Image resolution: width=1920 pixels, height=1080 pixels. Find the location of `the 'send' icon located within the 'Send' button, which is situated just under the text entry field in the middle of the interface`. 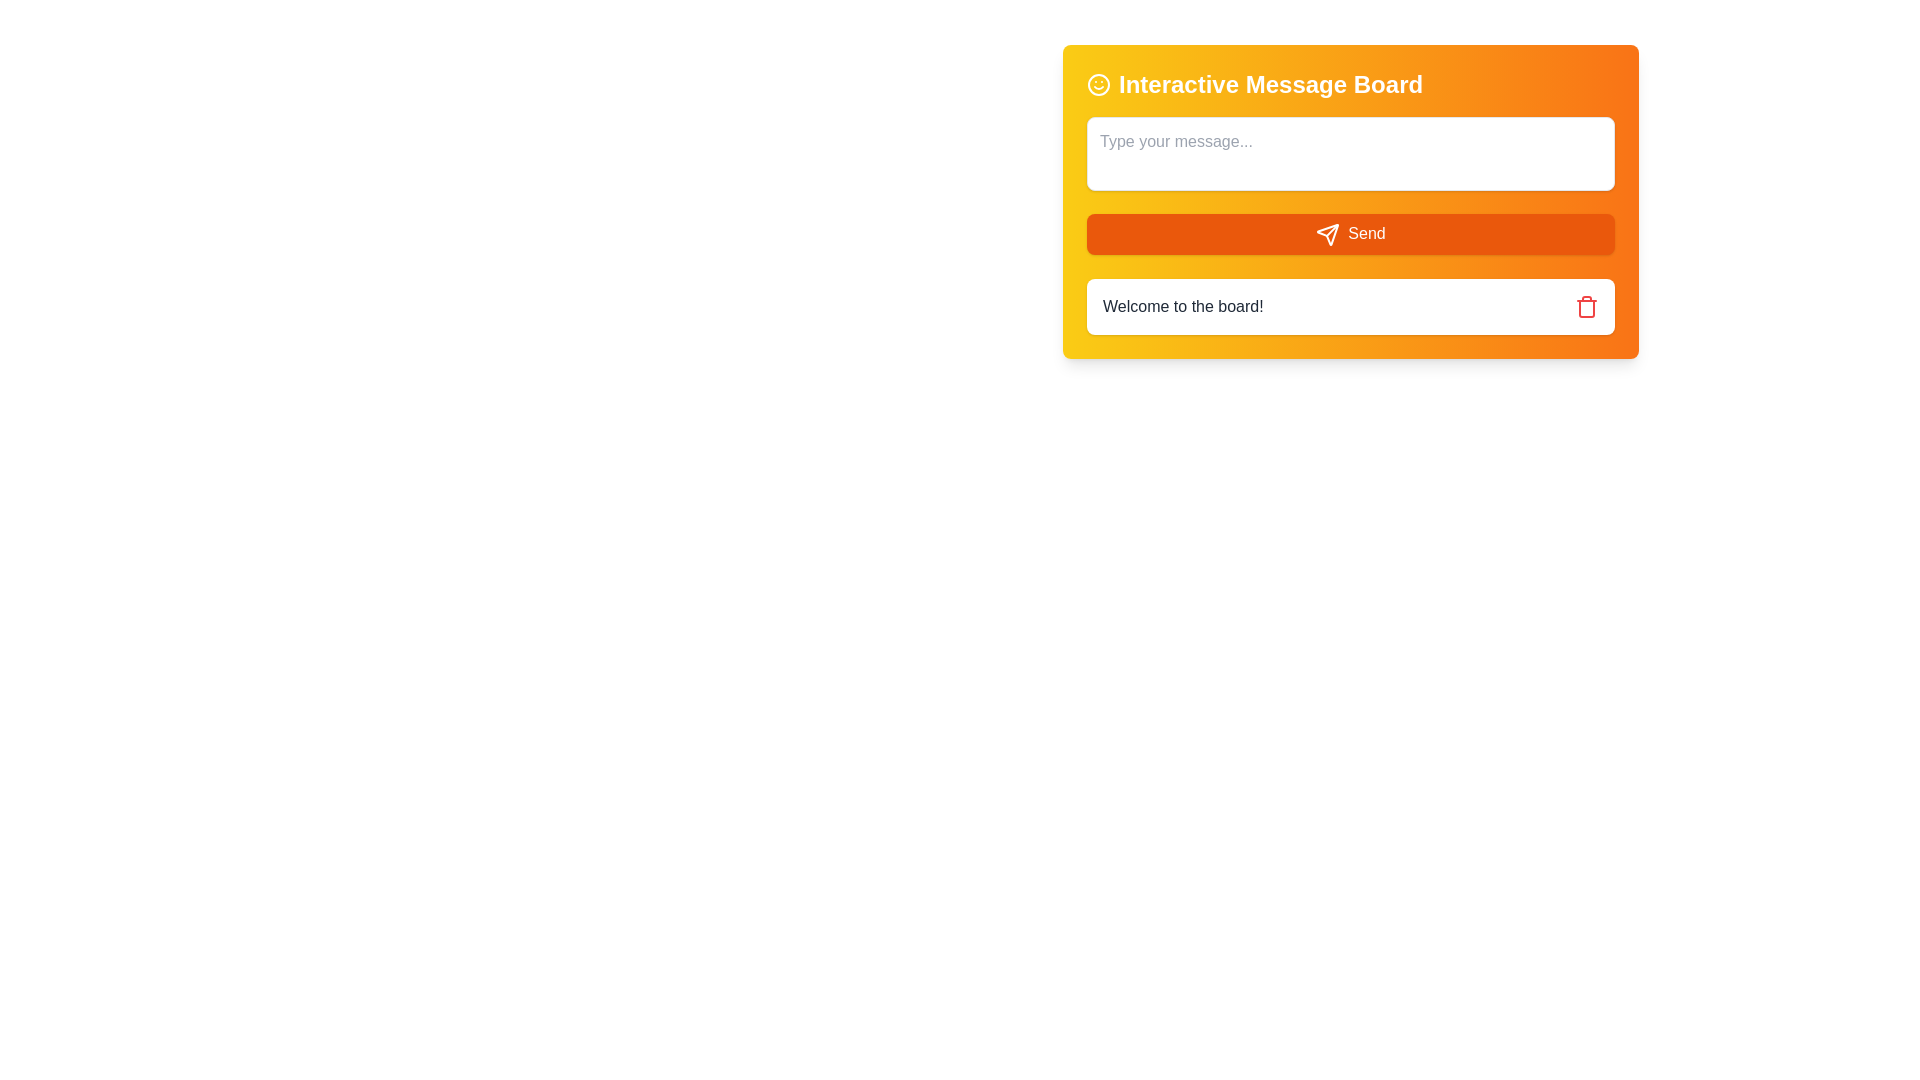

the 'send' icon located within the 'Send' button, which is situated just under the text entry field in the middle of the interface is located at coordinates (1328, 233).